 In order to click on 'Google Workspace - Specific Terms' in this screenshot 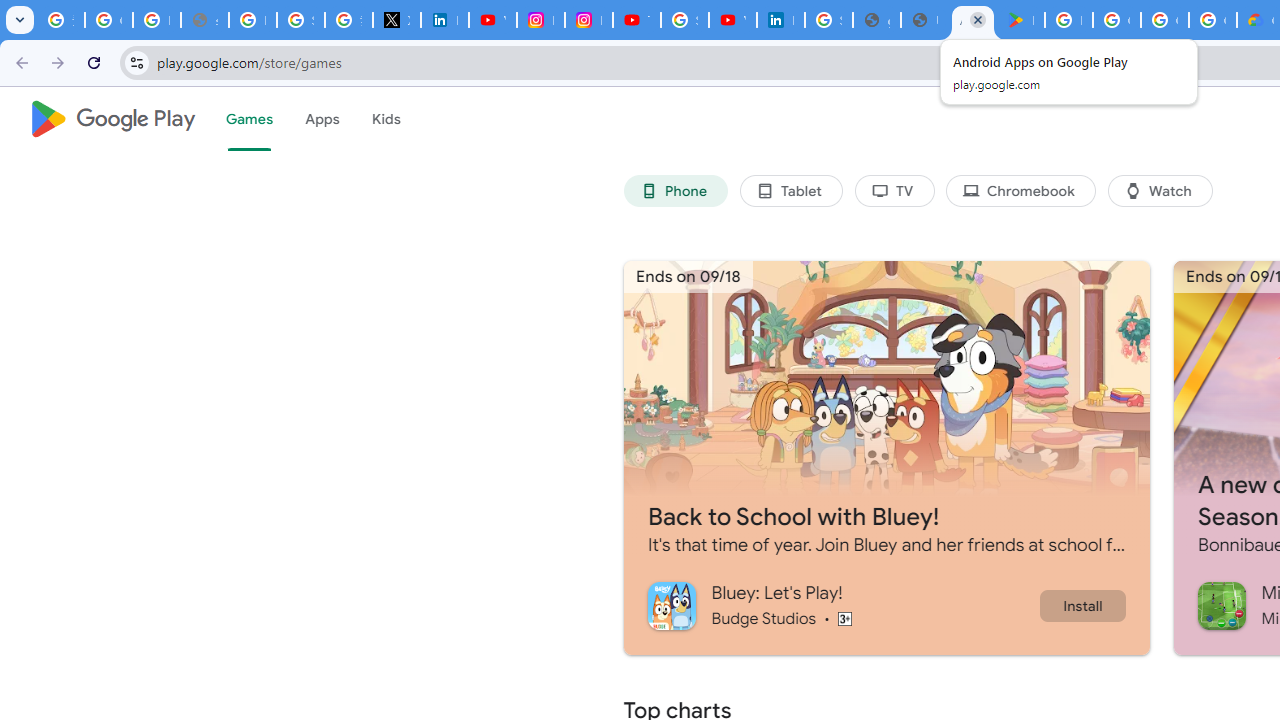, I will do `click(1211, 20)`.